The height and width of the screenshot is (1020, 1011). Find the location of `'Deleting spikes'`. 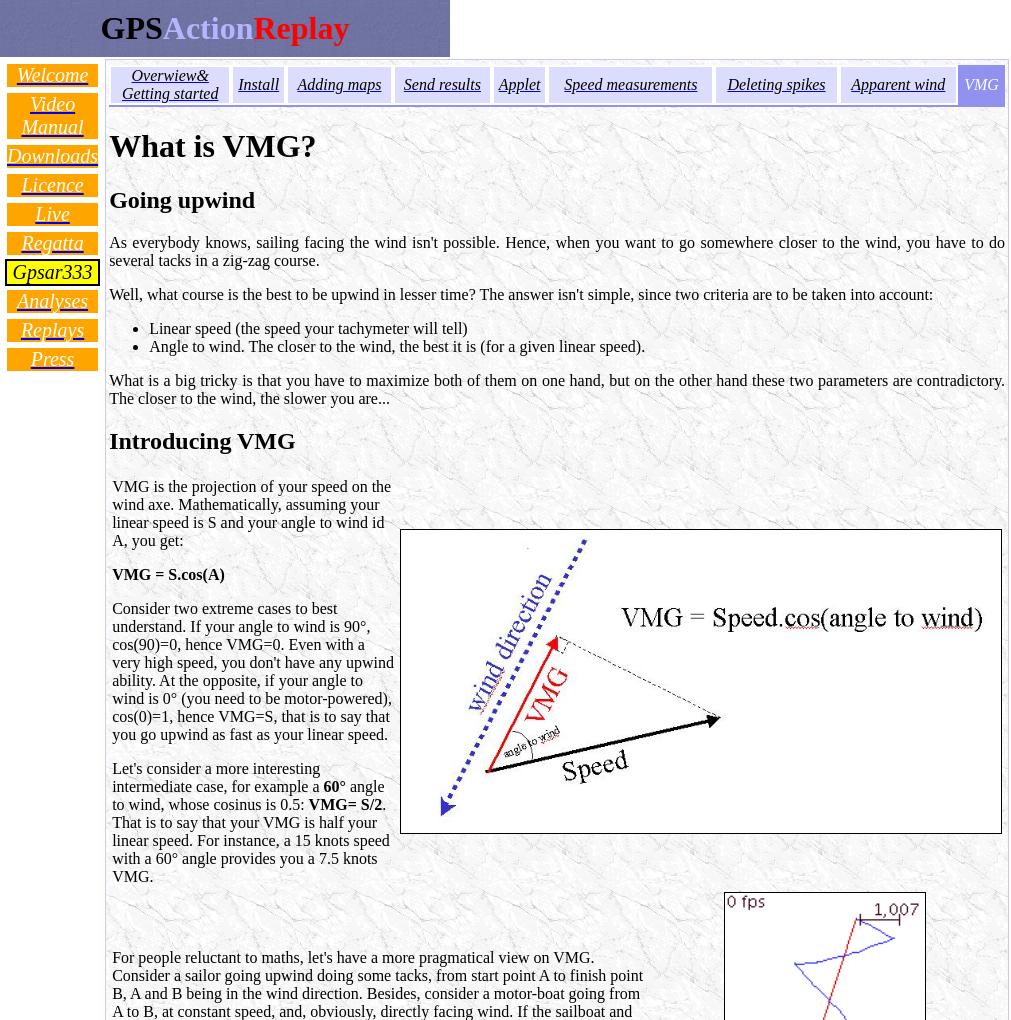

'Deleting spikes' is located at coordinates (775, 84).